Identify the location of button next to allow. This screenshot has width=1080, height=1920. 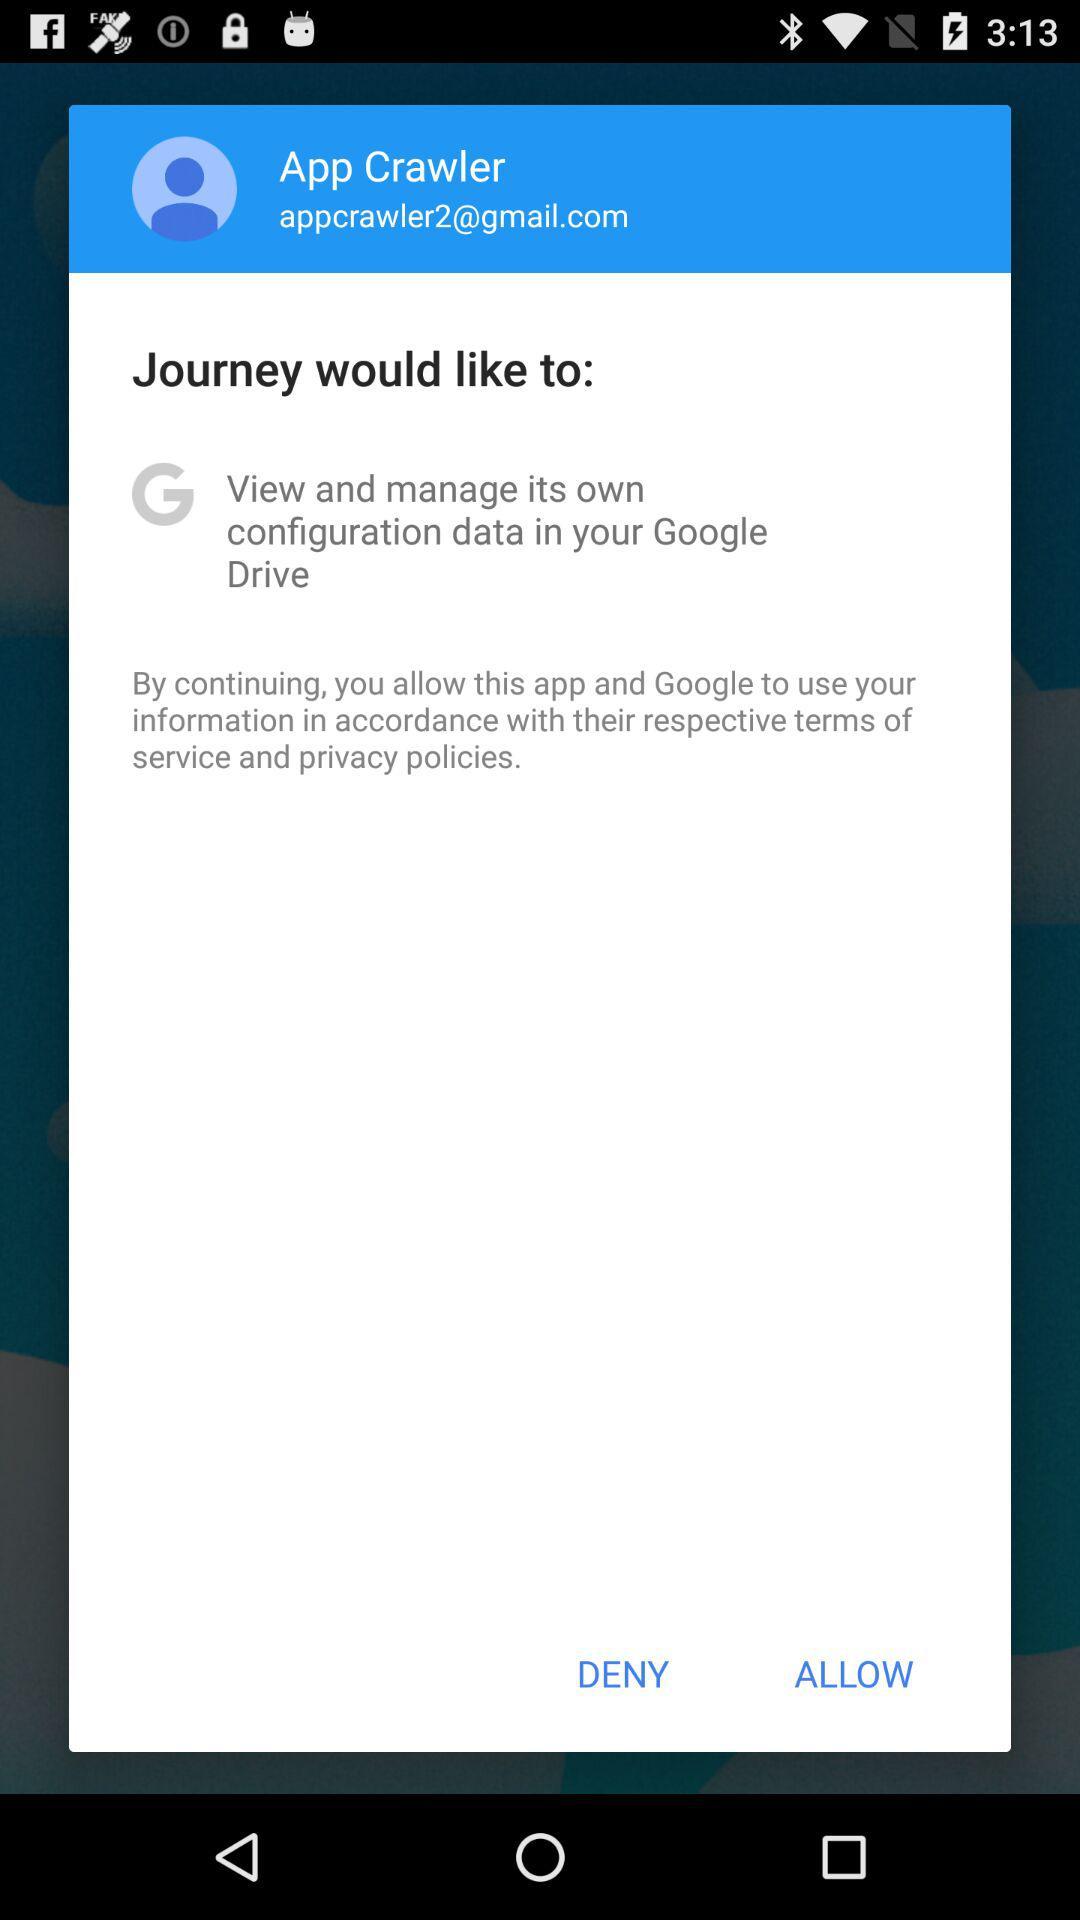
(621, 1673).